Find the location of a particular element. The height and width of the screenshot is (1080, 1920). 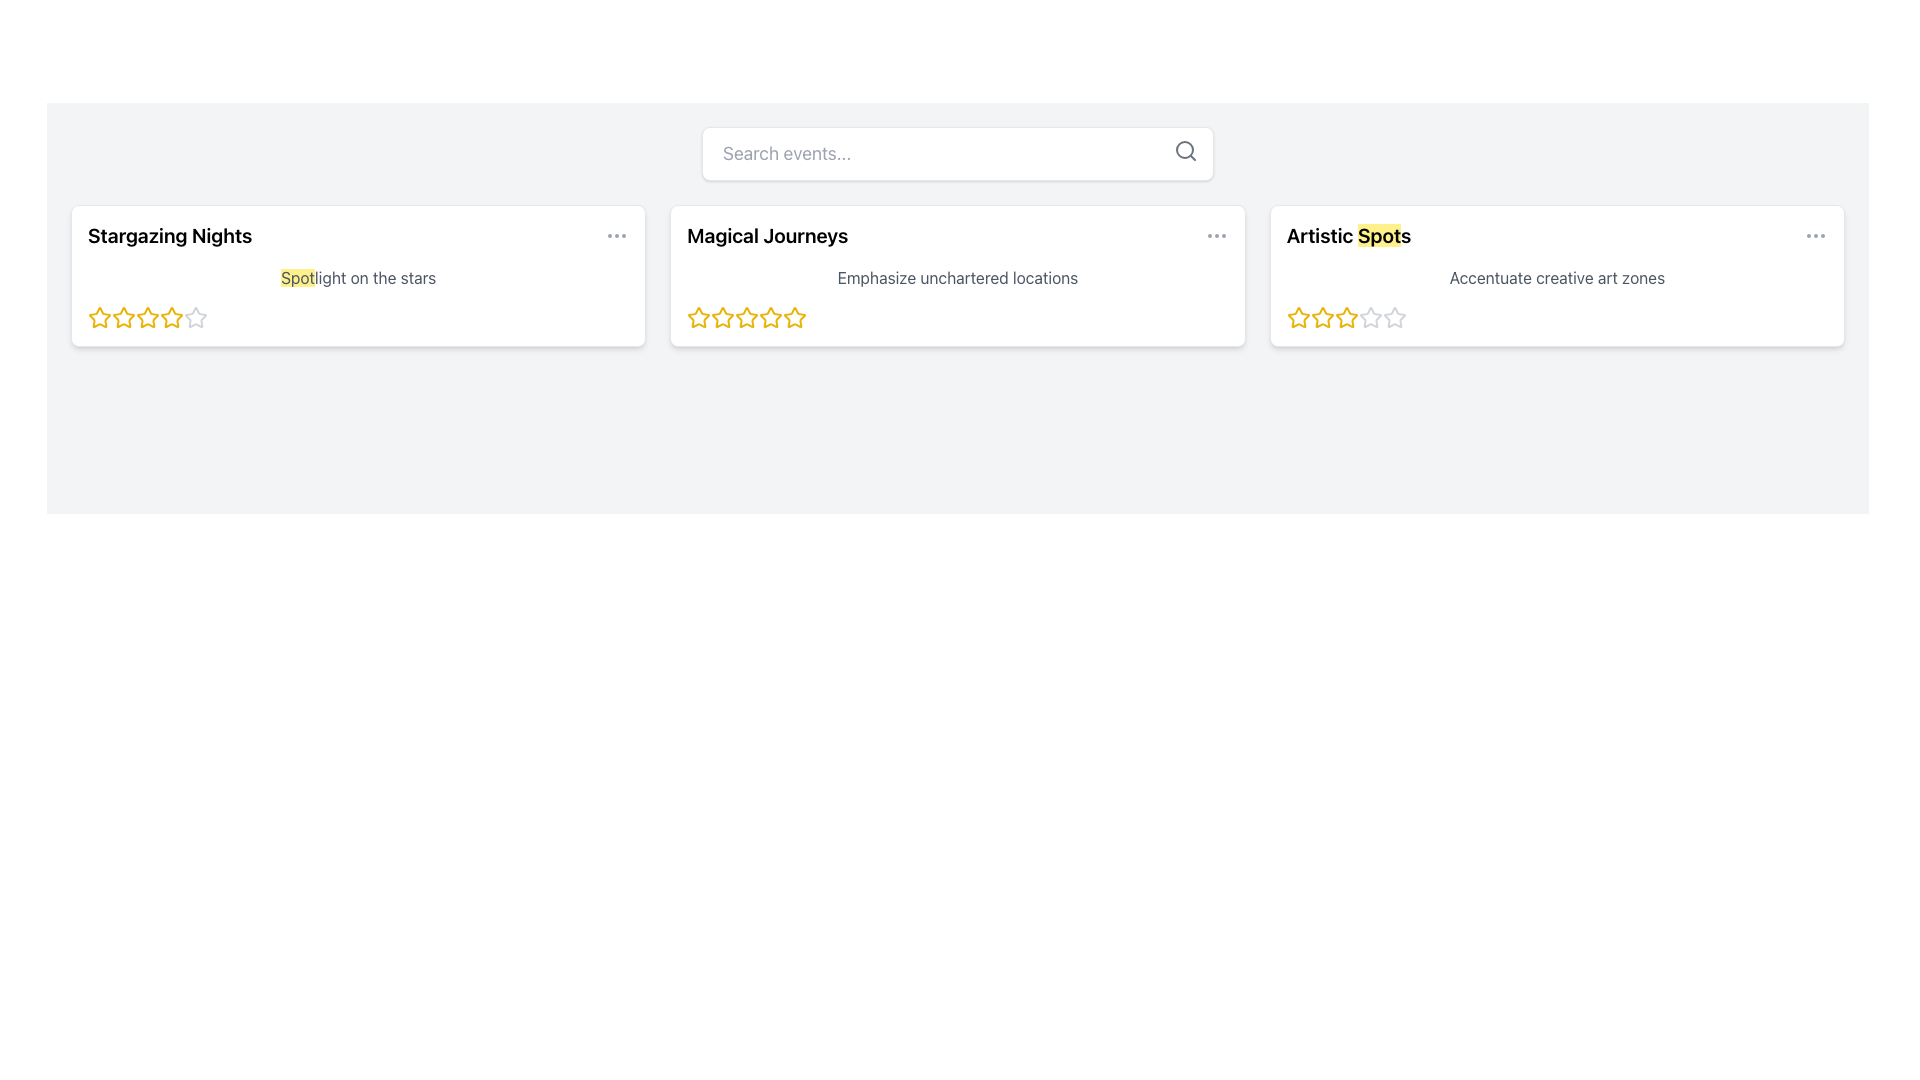

the gray ellipsis icon located in the top-right corner of the 'Artistic Spots' card is located at coordinates (1815, 234).